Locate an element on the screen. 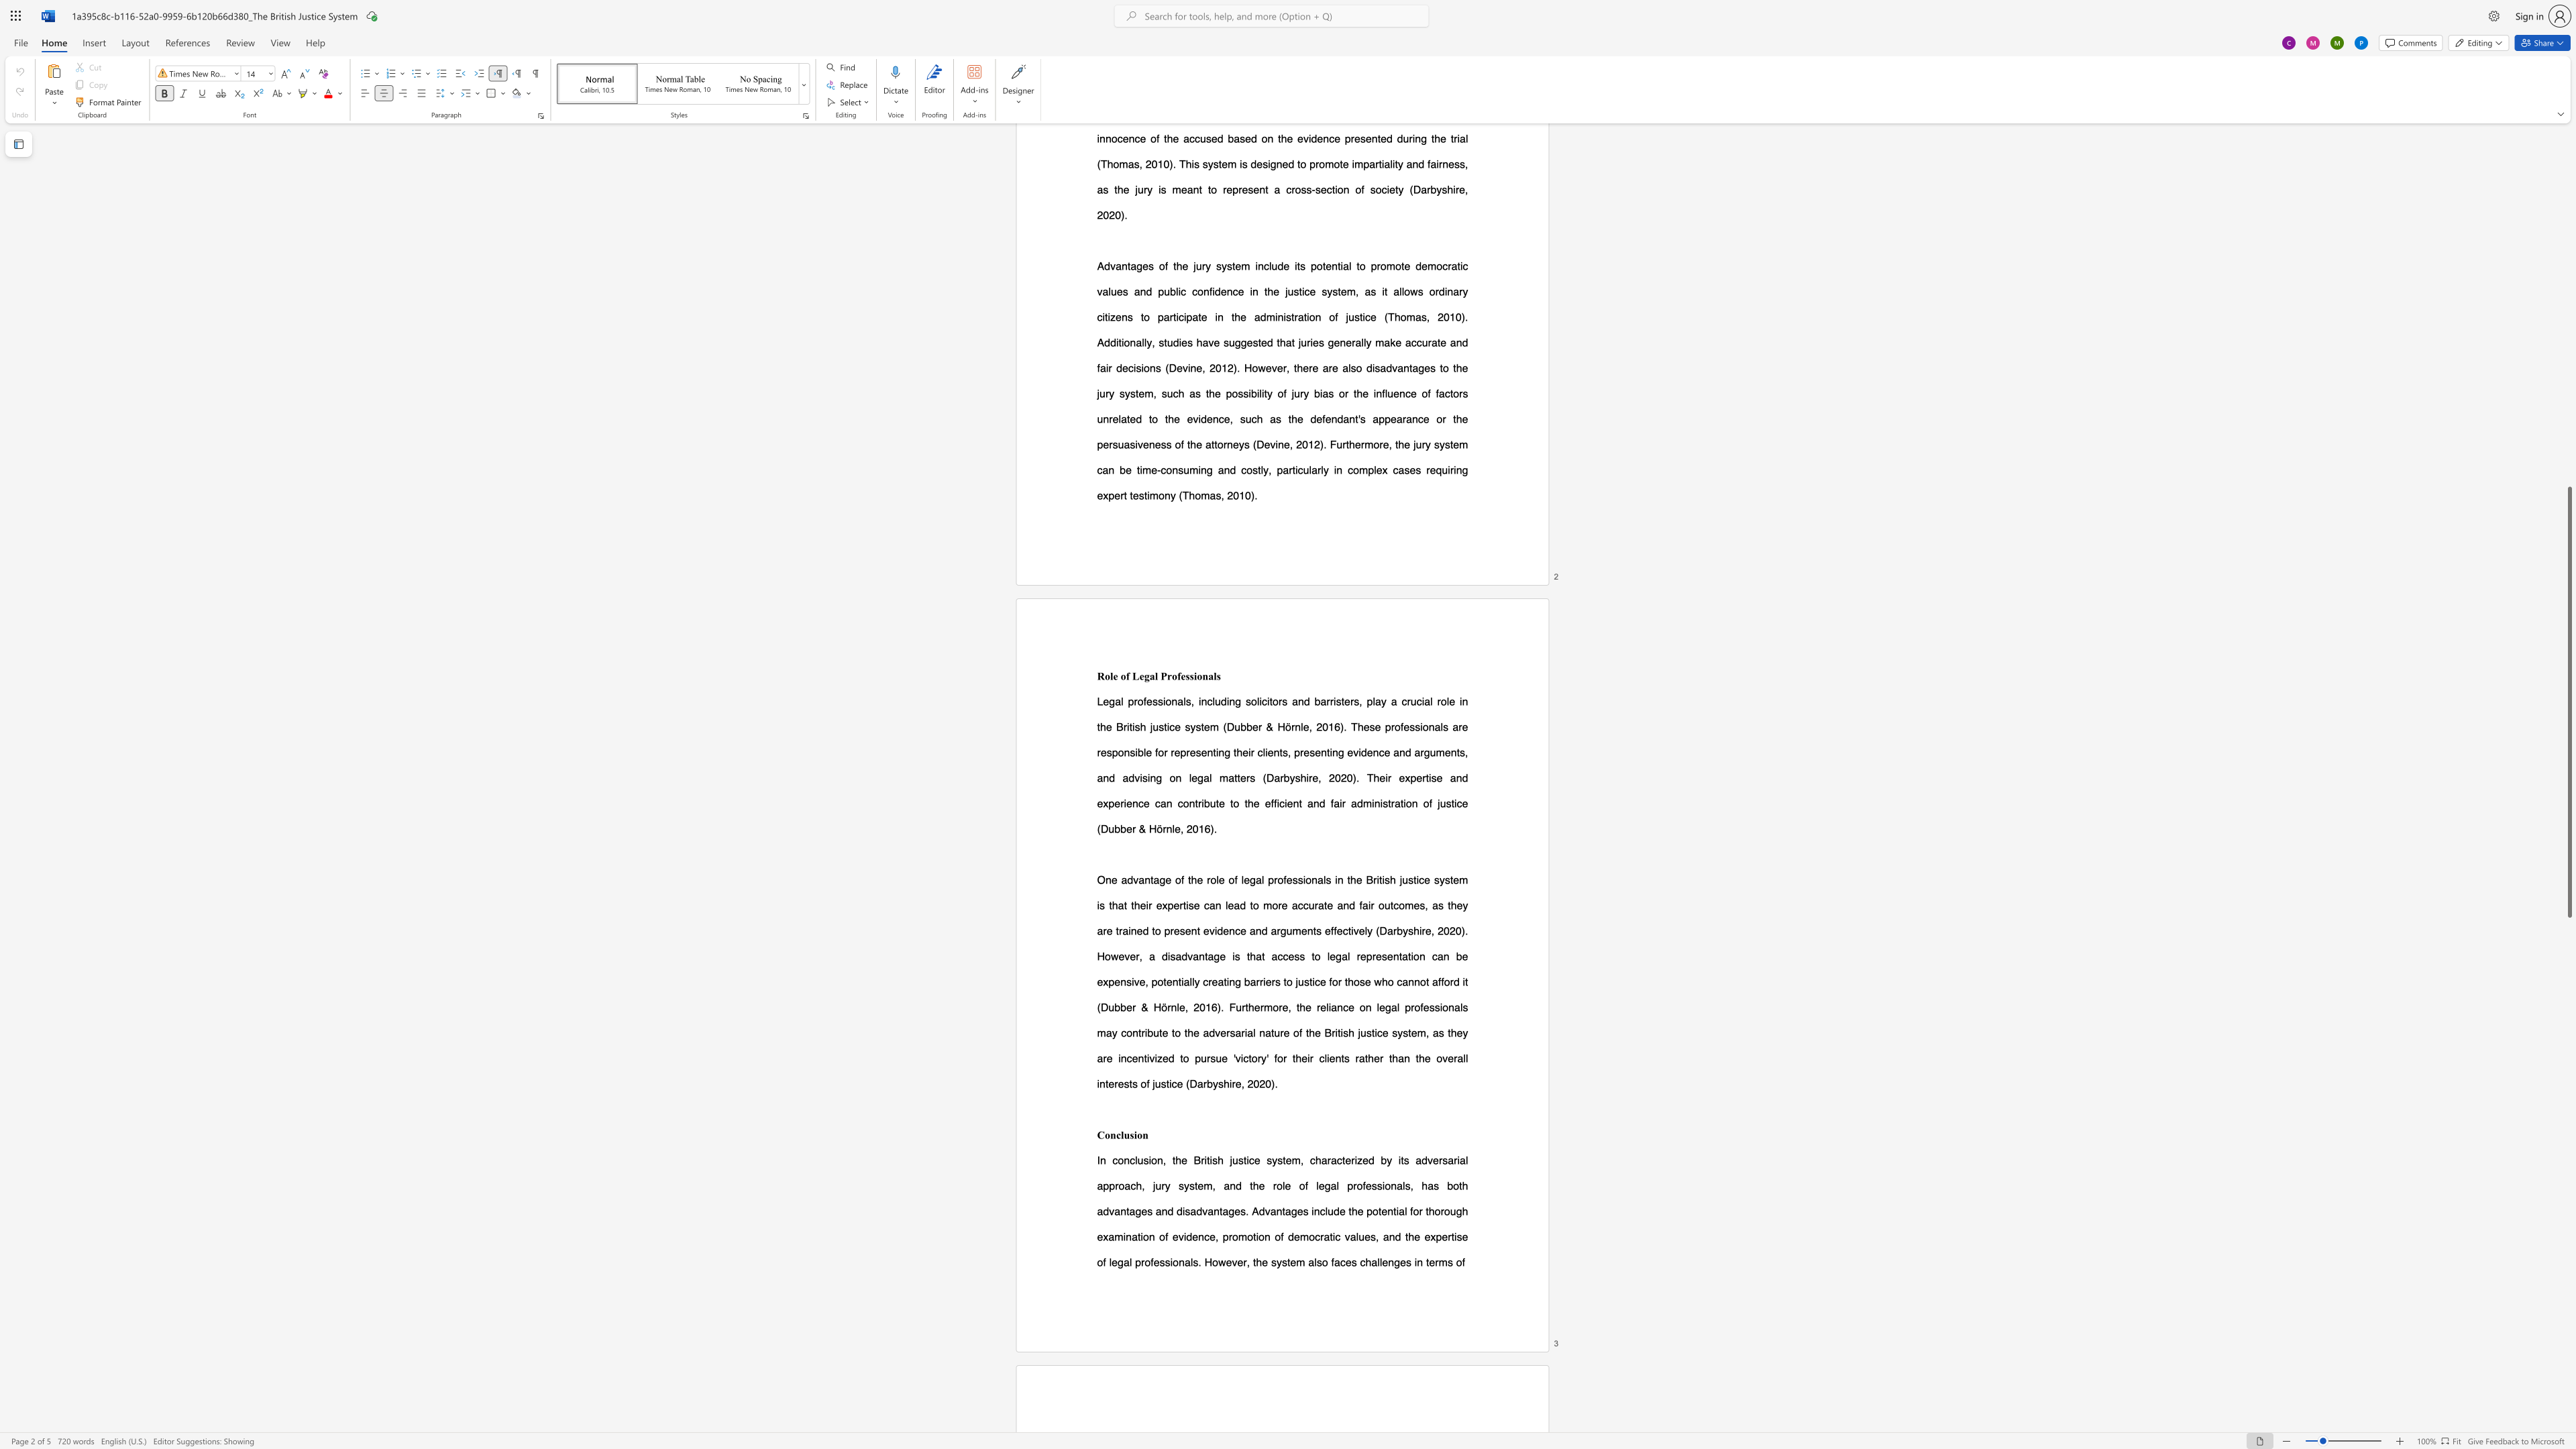 The width and height of the screenshot is (2576, 1449). the scrollbar to move the page upward is located at coordinates (2568, 200).